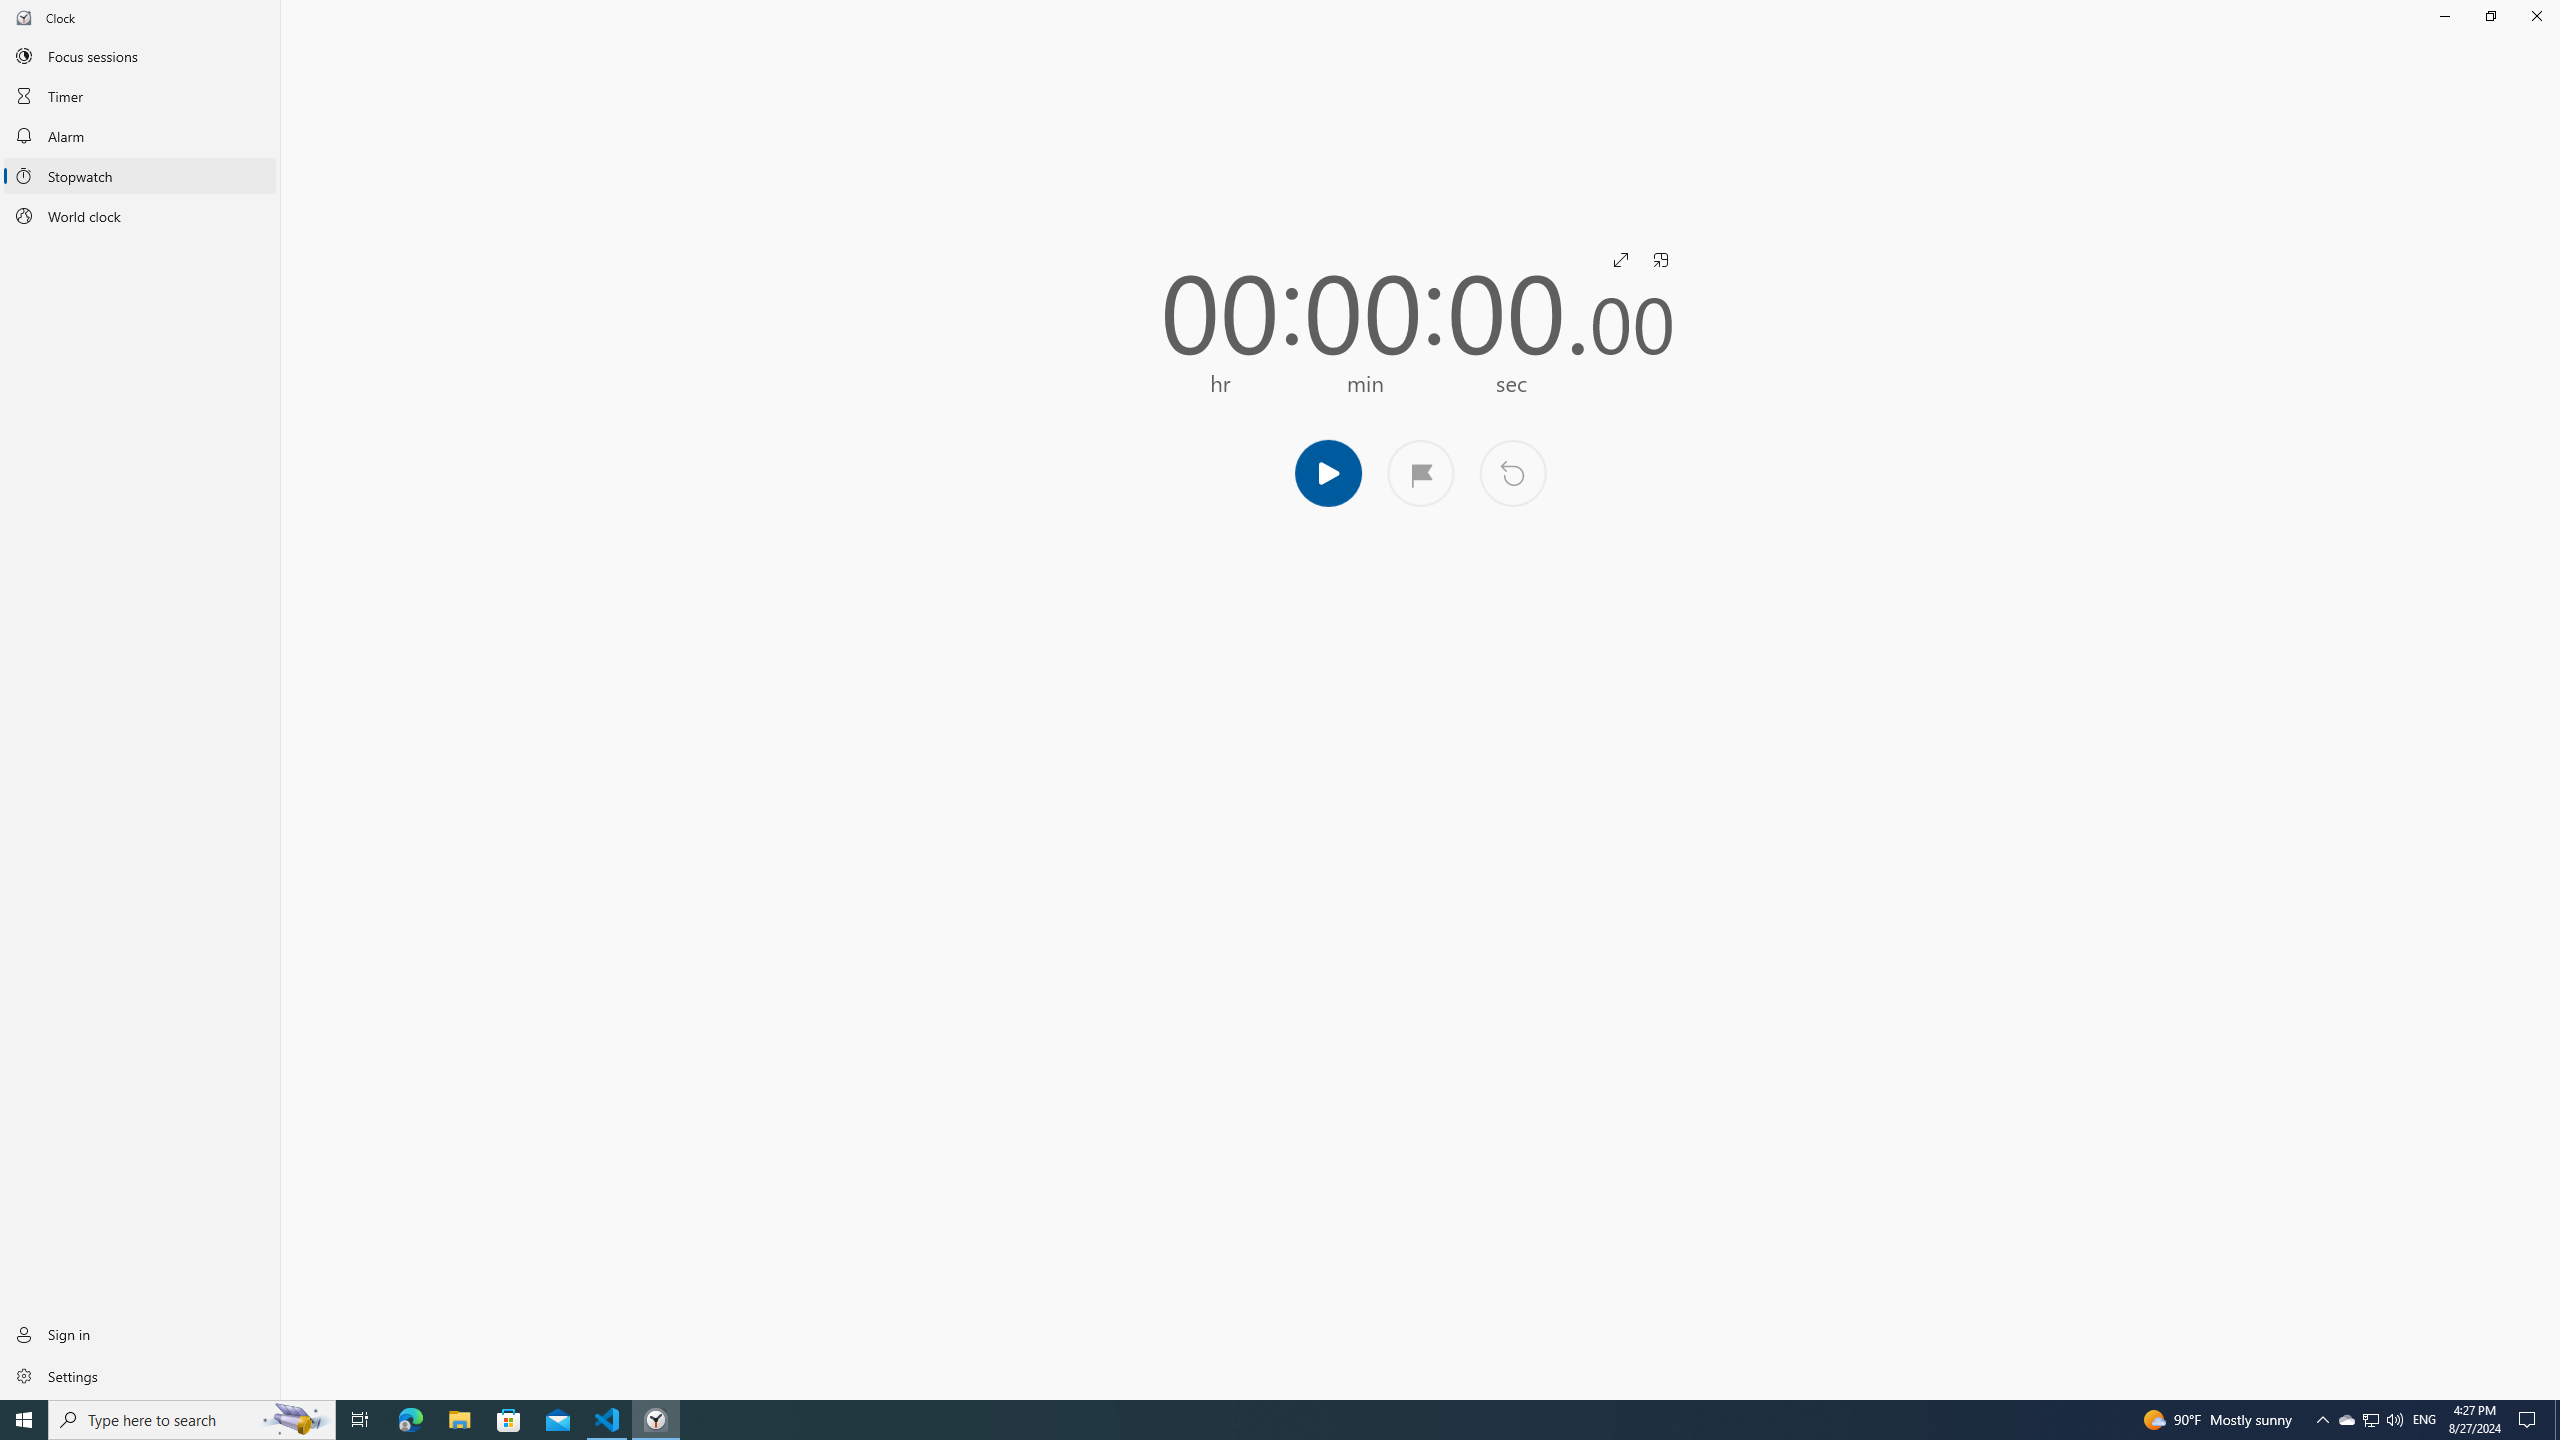  I want to click on 'Search highlights icon opens search home window', so click(294, 1418).